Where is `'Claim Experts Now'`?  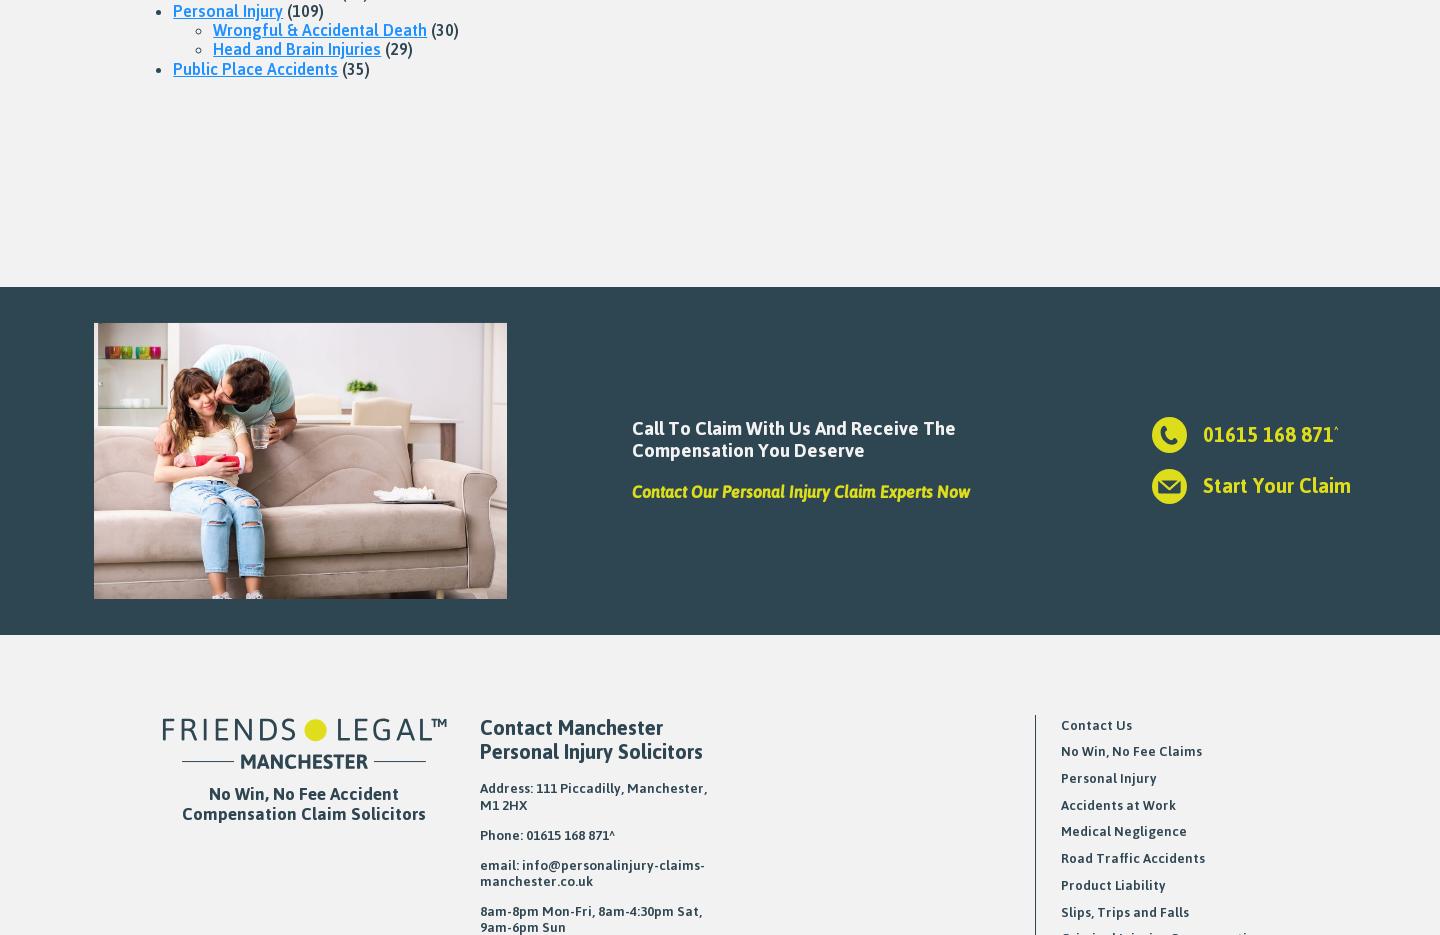
'Claim Experts Now' is located at coordinates (897, 490).